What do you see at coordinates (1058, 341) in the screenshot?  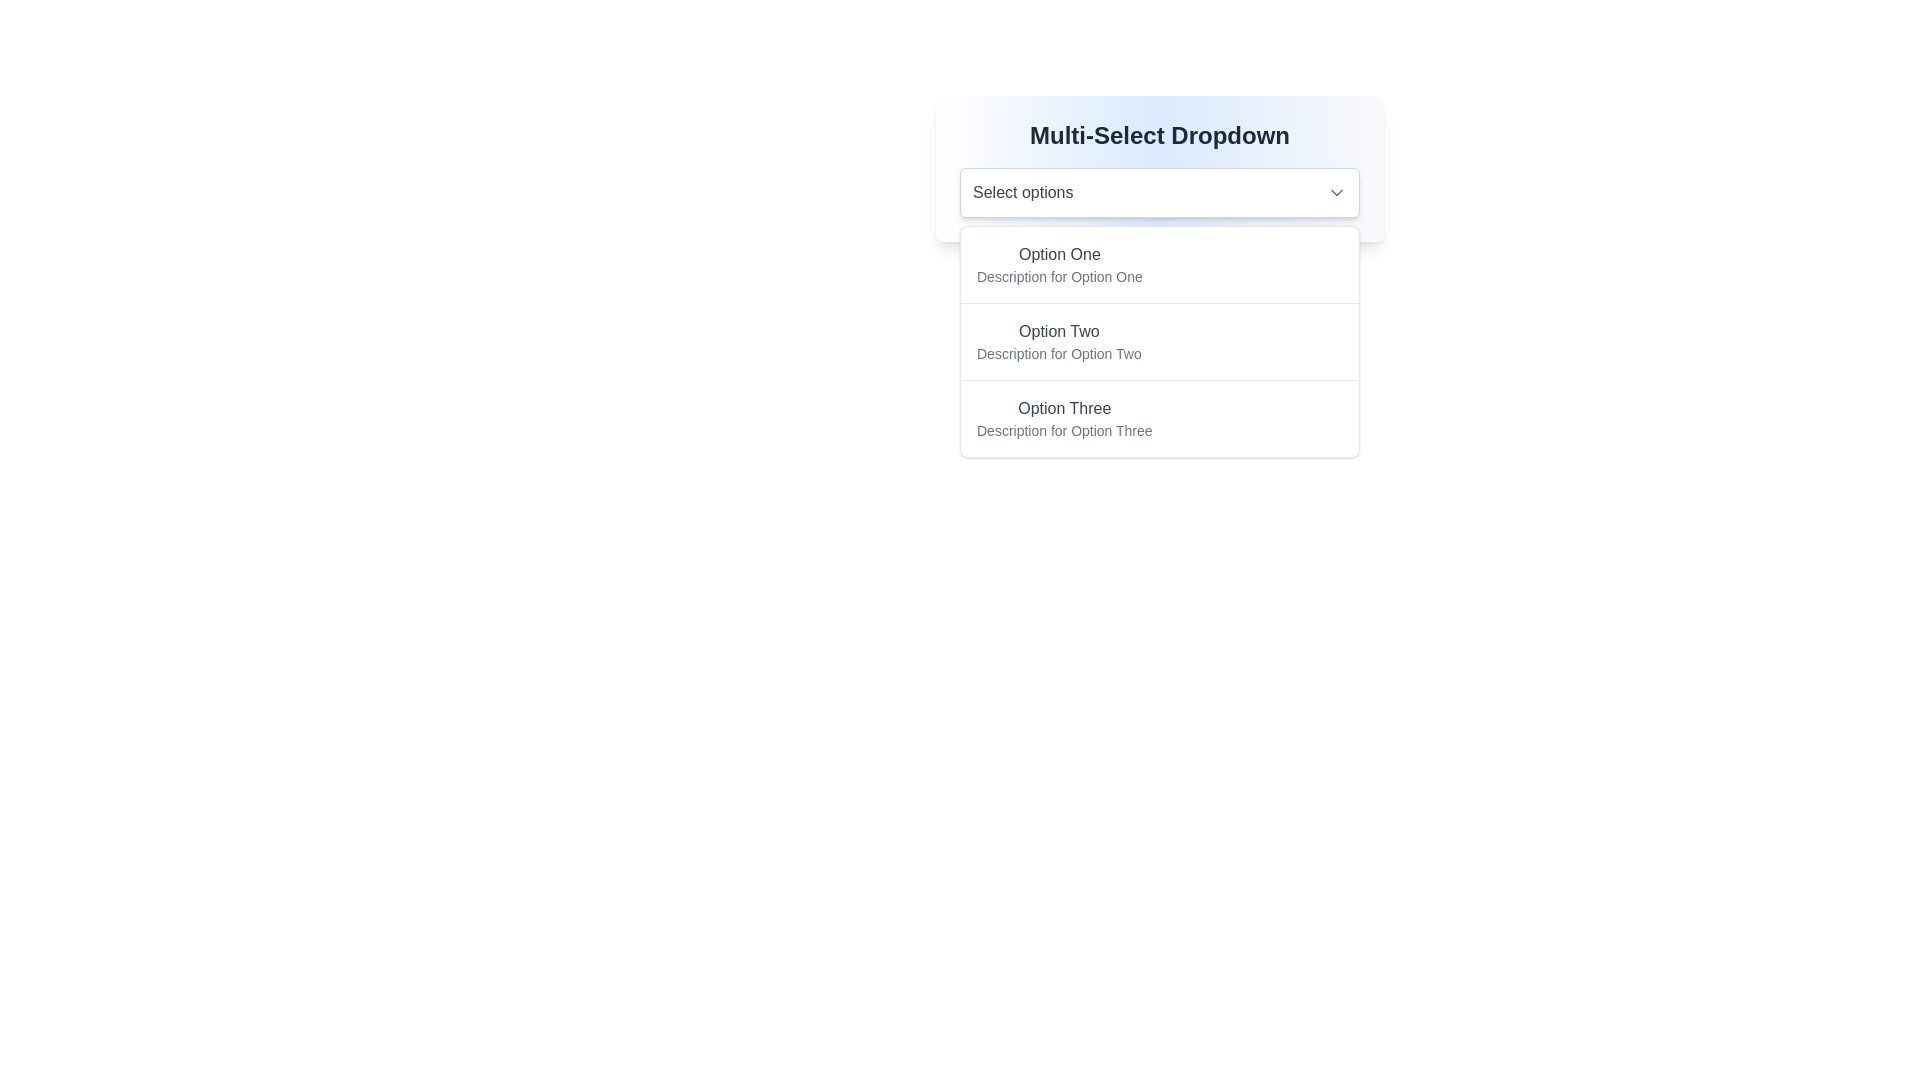 I see `the second item in the dropdown menu` at bounding box center [1058, 341].